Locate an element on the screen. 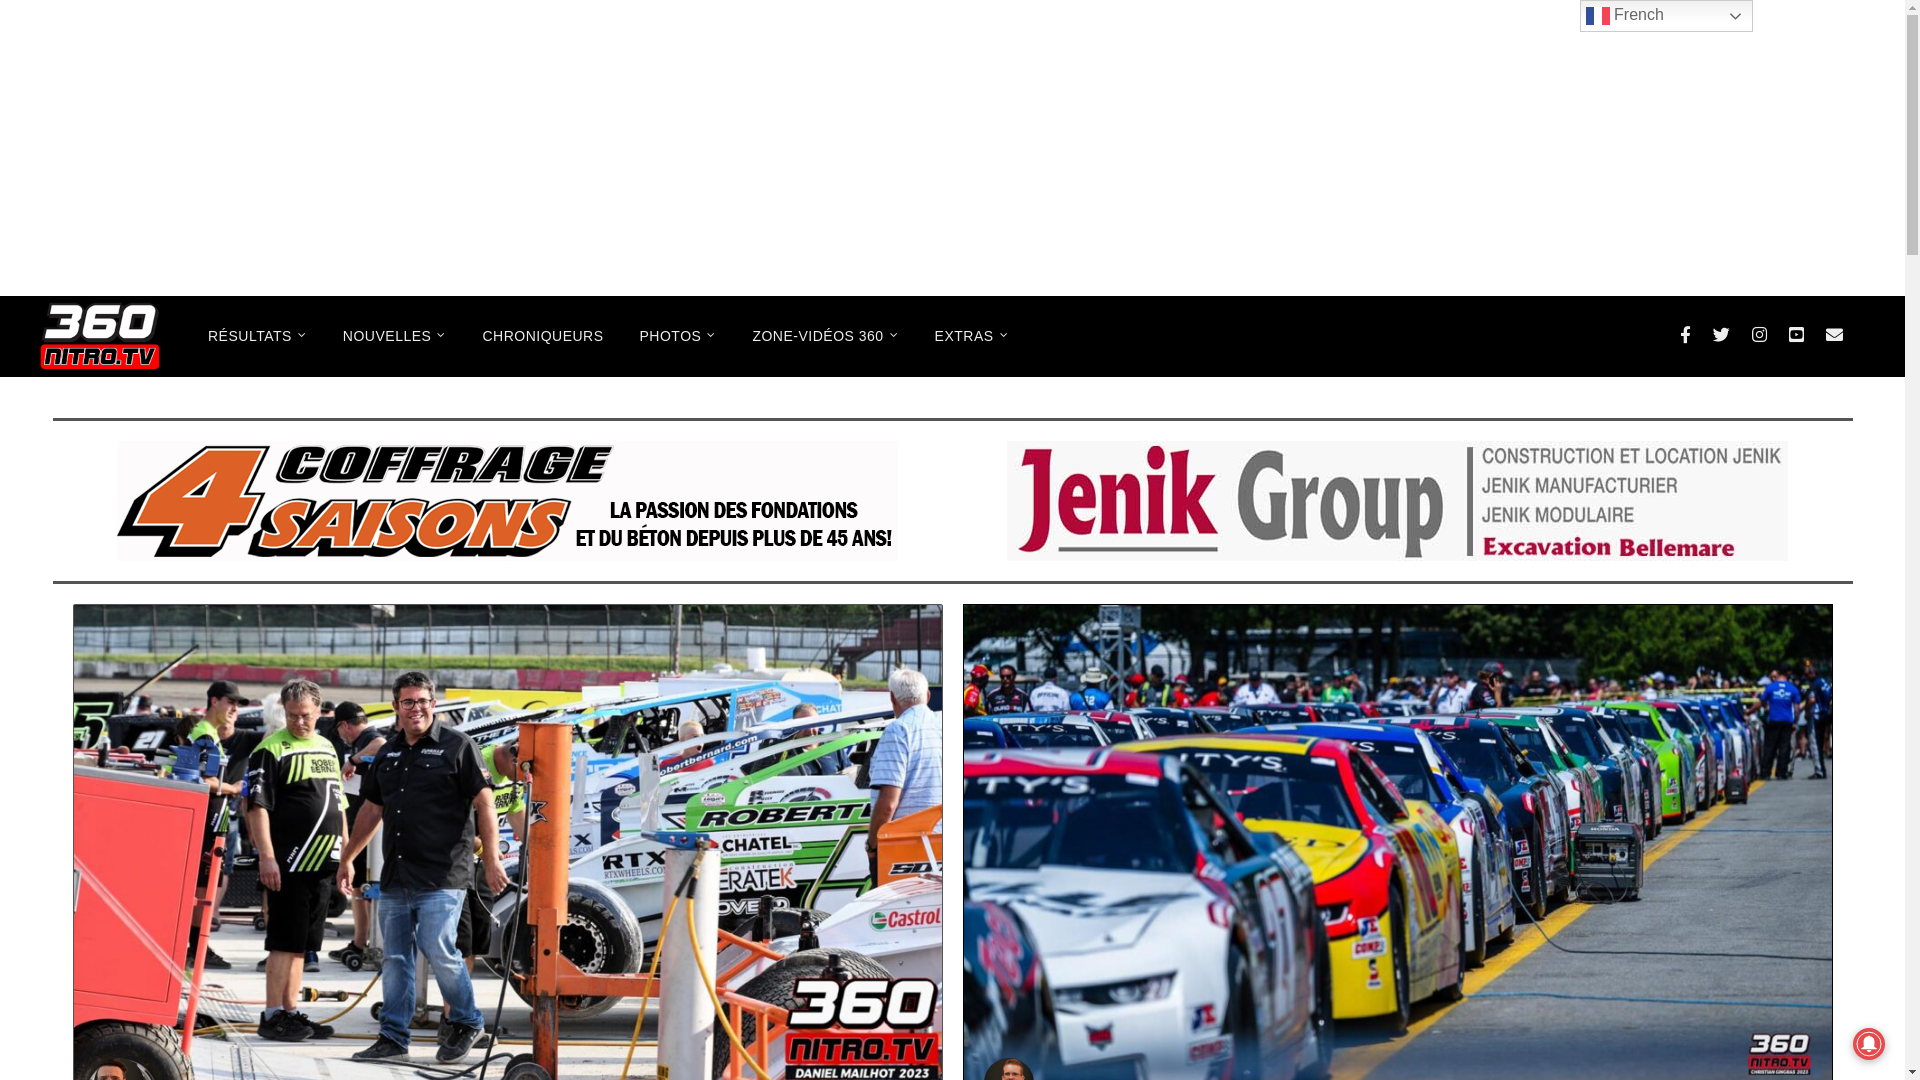 The height and width of the screenshot is (1080, 1920). 'CHRONIQUEURS' is located at coordinates (542, 334).